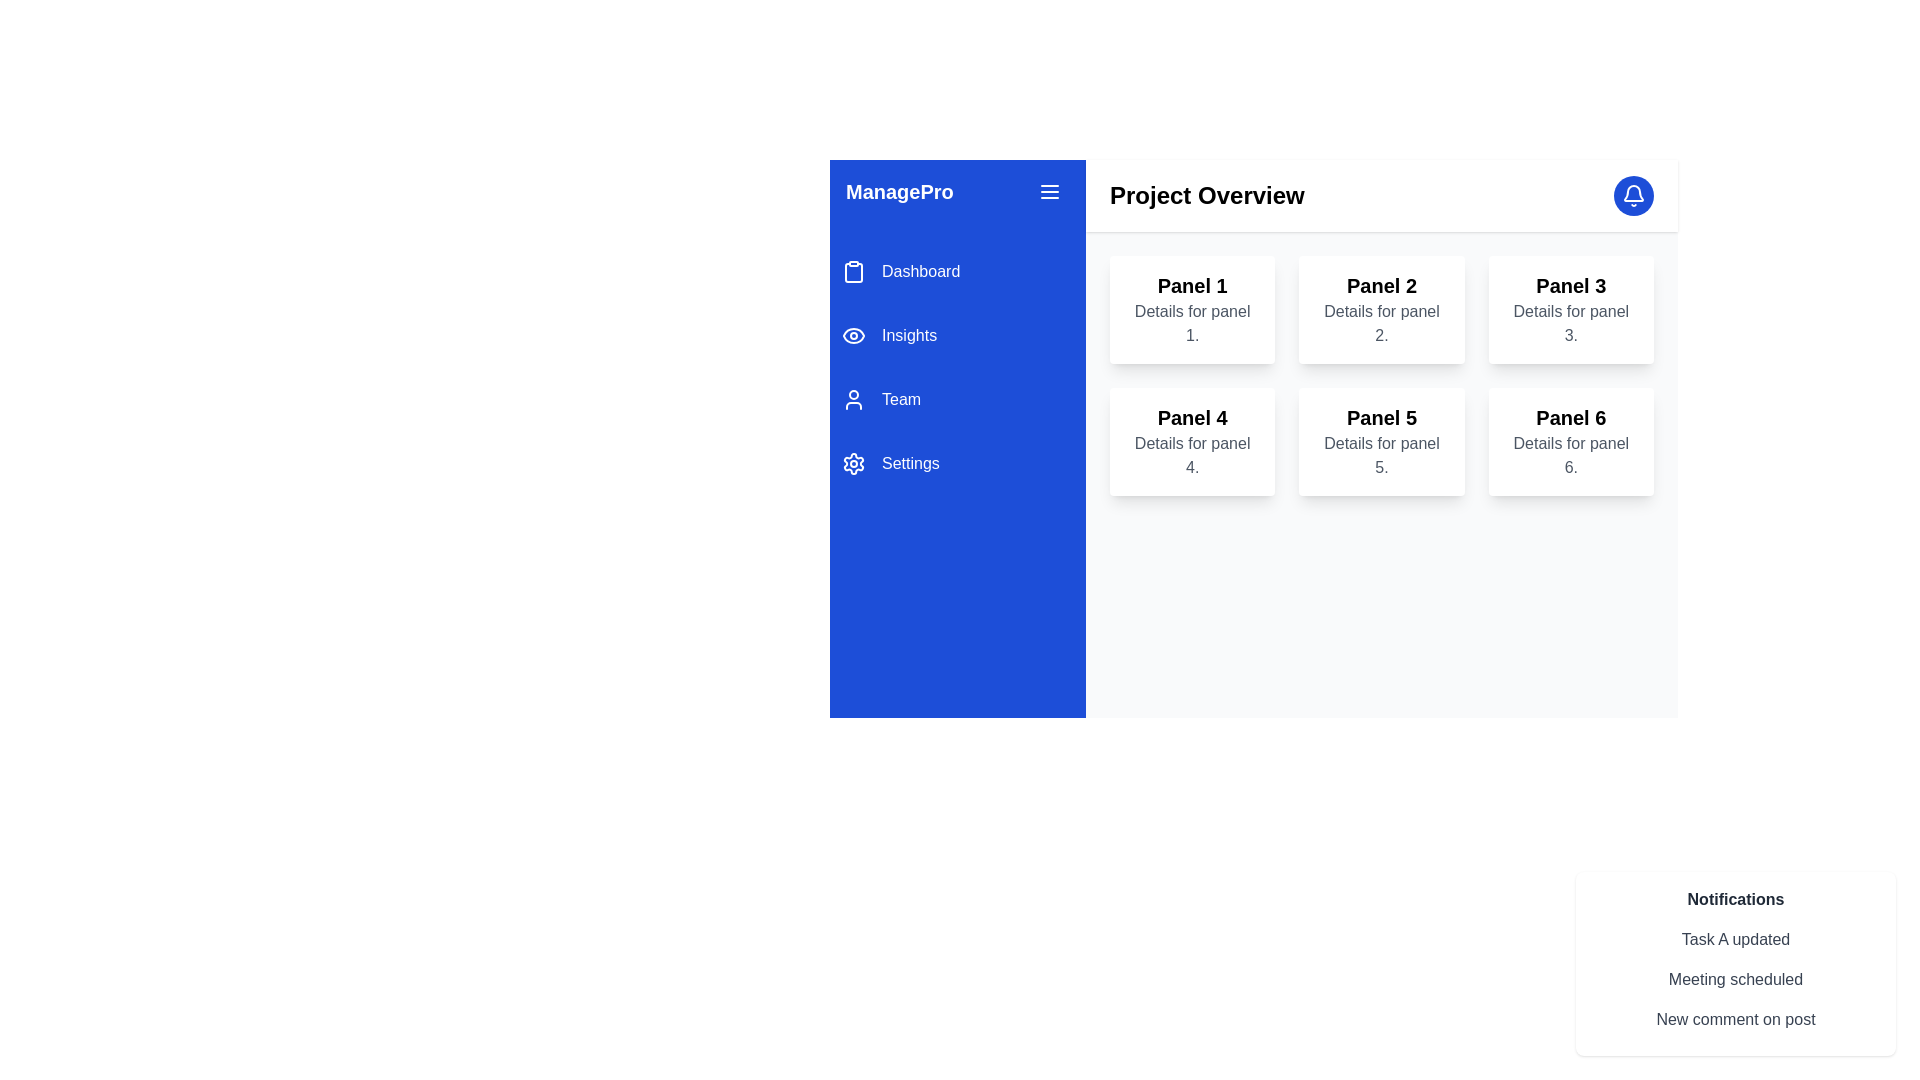 This screenshot has width=1920, height=1080. I want to click on the 'Team' navigation menu item, which is the third item, so click(957, 400).